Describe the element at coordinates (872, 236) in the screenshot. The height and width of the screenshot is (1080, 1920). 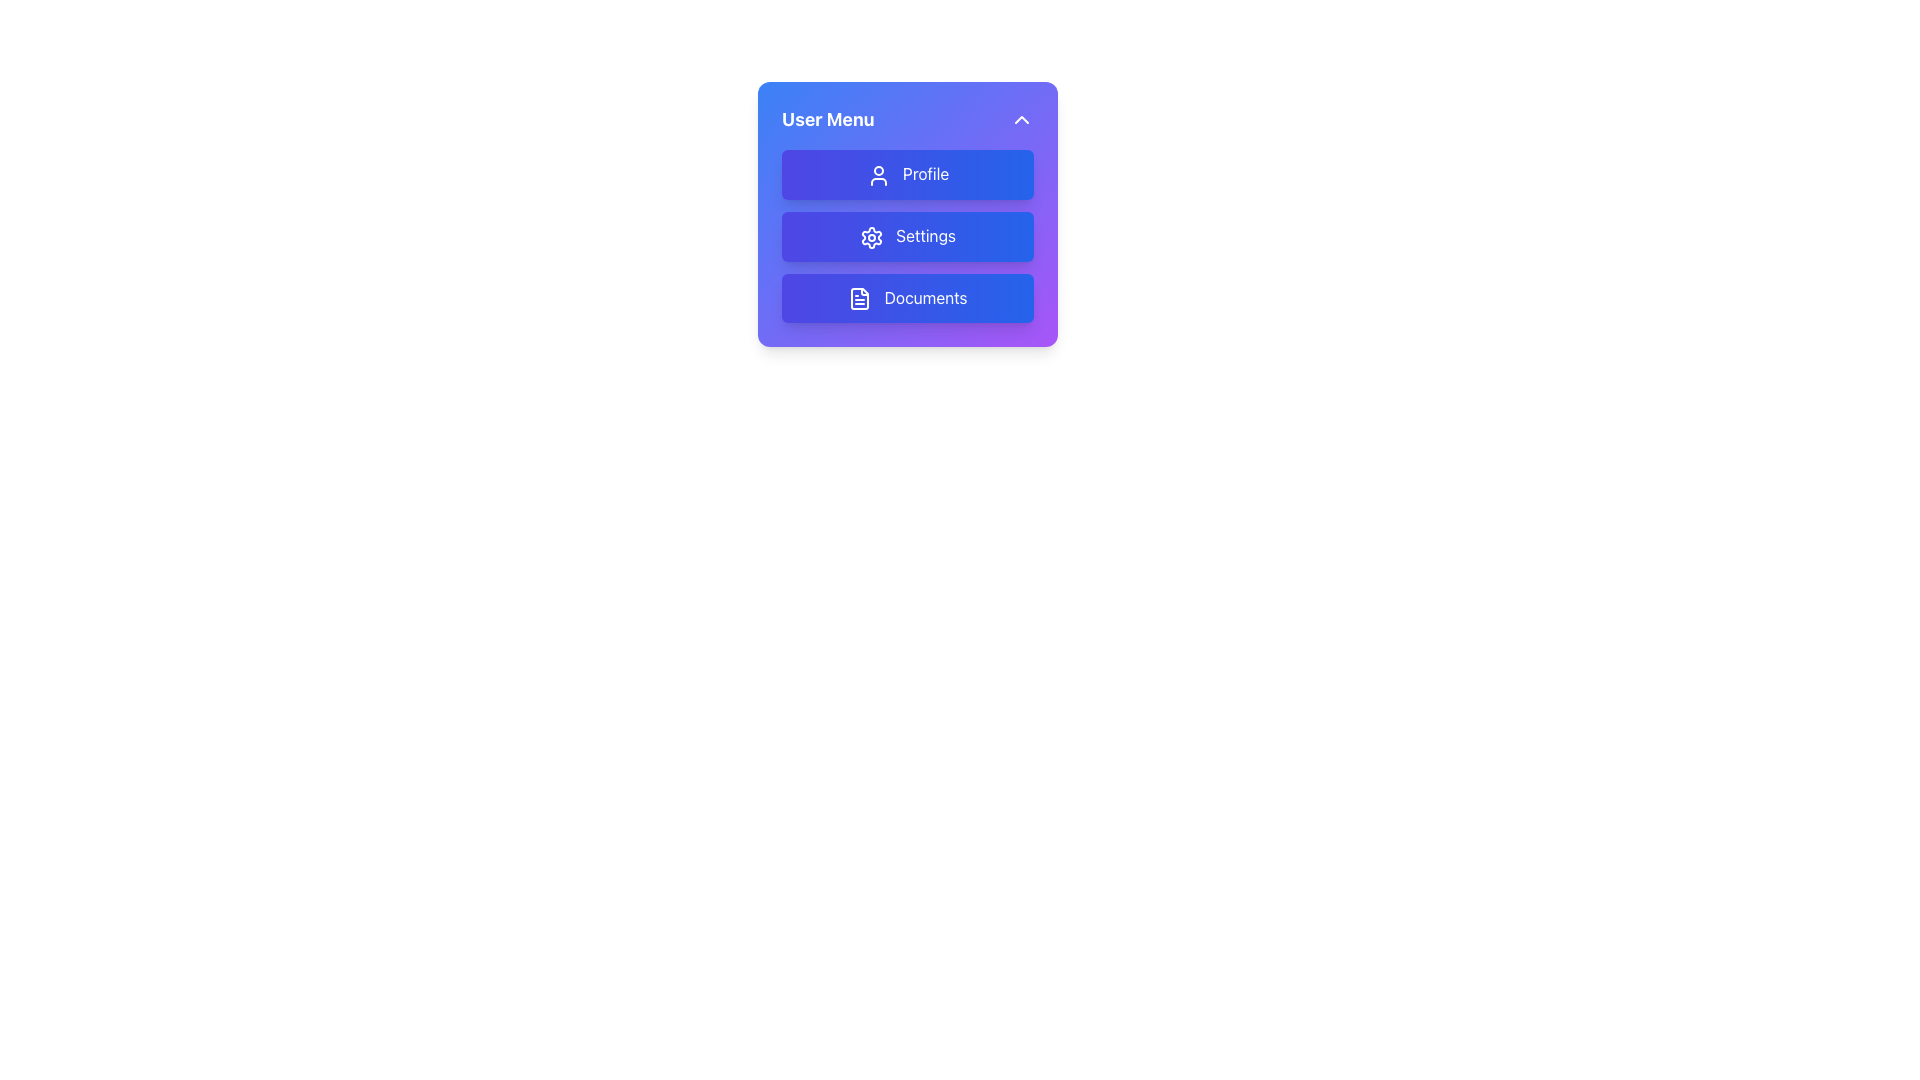
I see `the gear-like icon, which is the central icon of three options in the 'Settings' vertical menu` at that location.